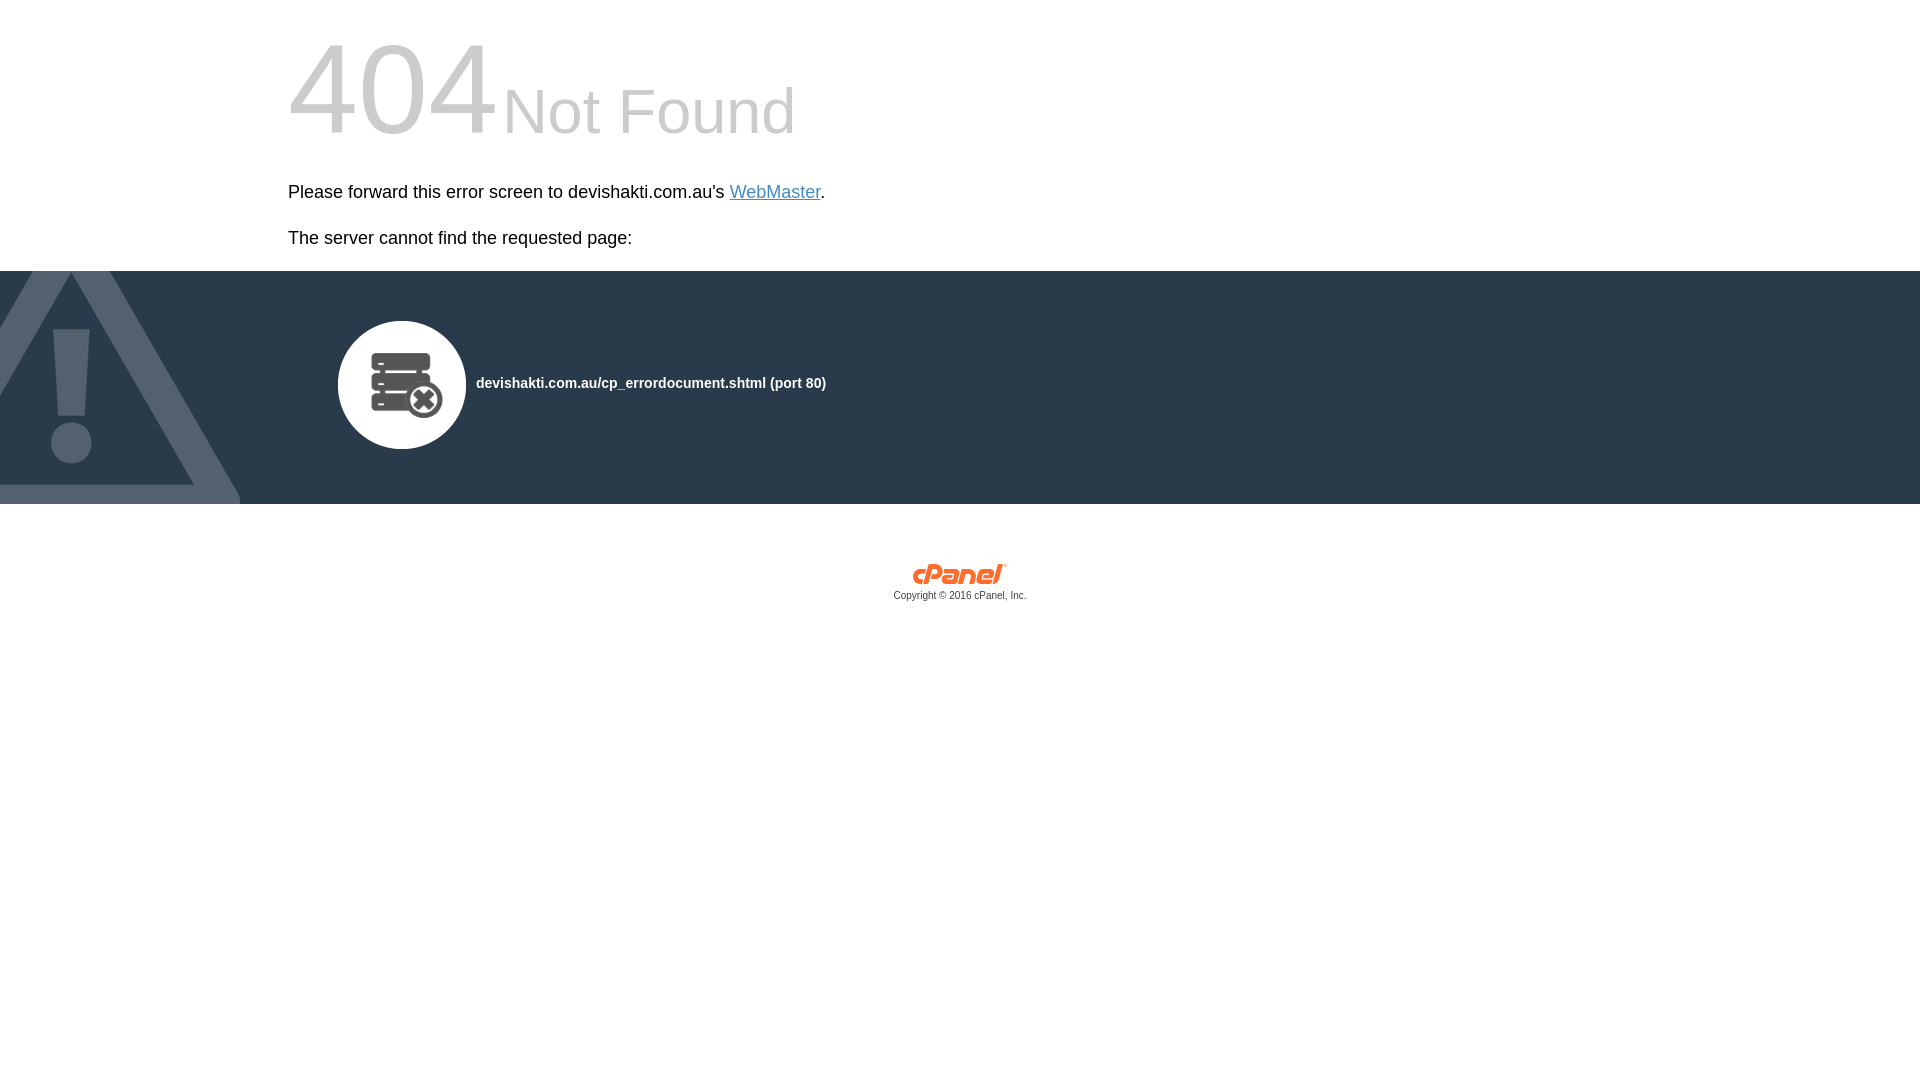 Image resolution: width=1920 pixels, height=1080 pixels. I want to click on 'WebMaster', so click(774, 192).